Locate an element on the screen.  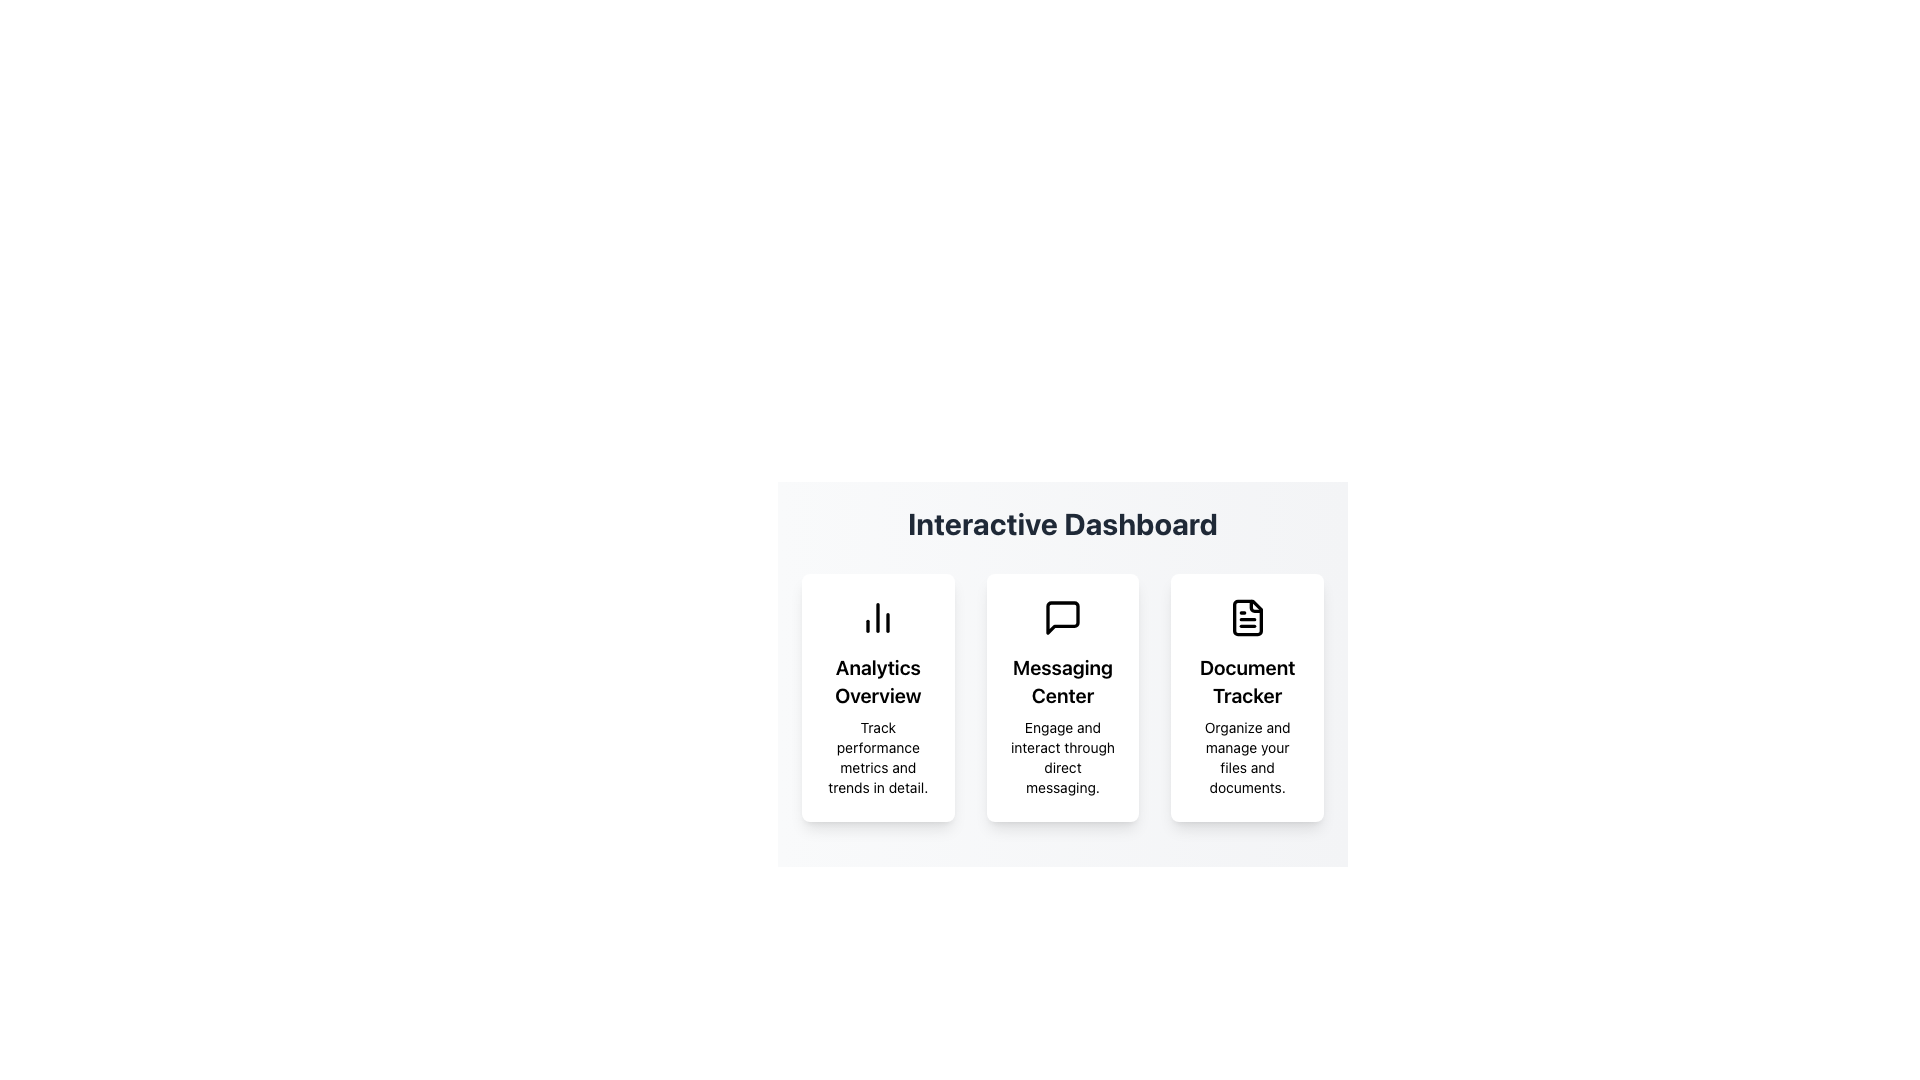
the 'Document Tracker' Card UI element located in the rightmost column of the grid layout to trigger hover effects is located at coordinates (1246, 697).